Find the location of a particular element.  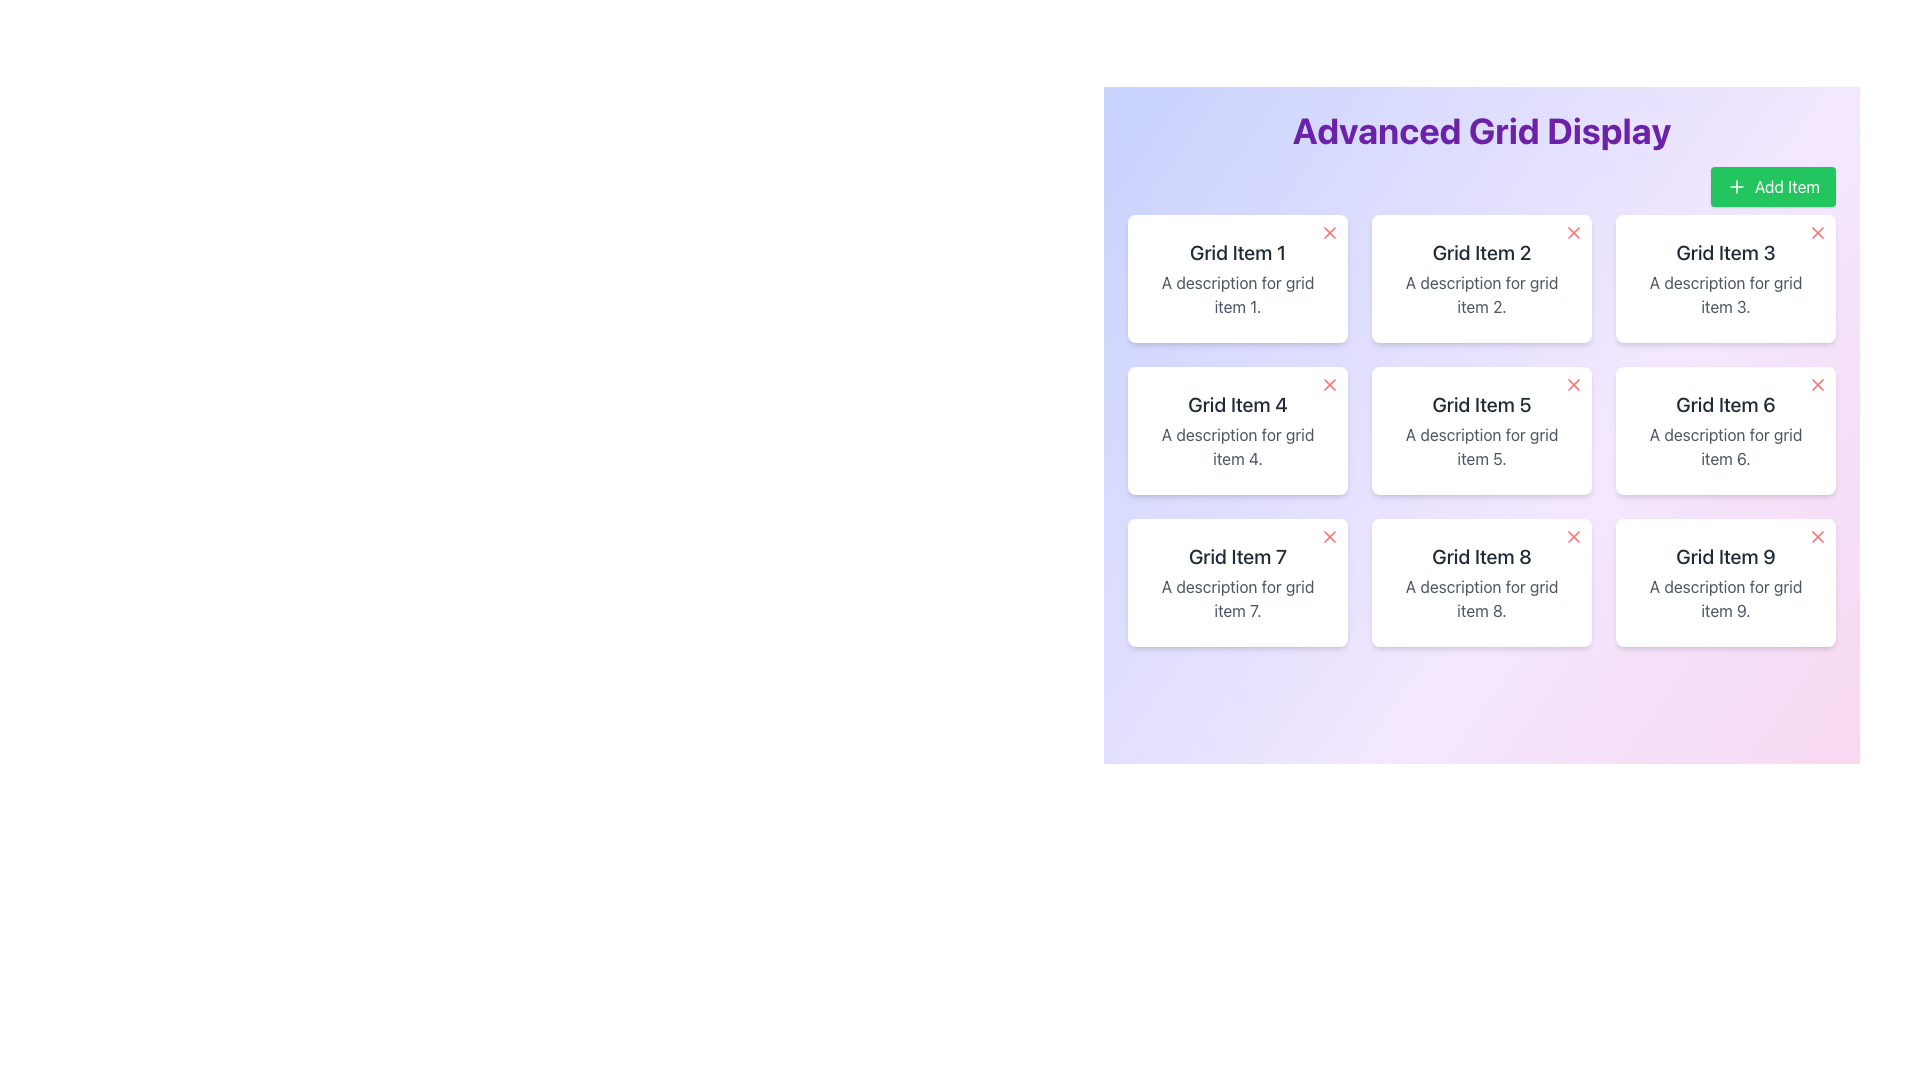

the close icon at the top-right corner of 'Grid Item 3' is located at coordinates (1818, 231).